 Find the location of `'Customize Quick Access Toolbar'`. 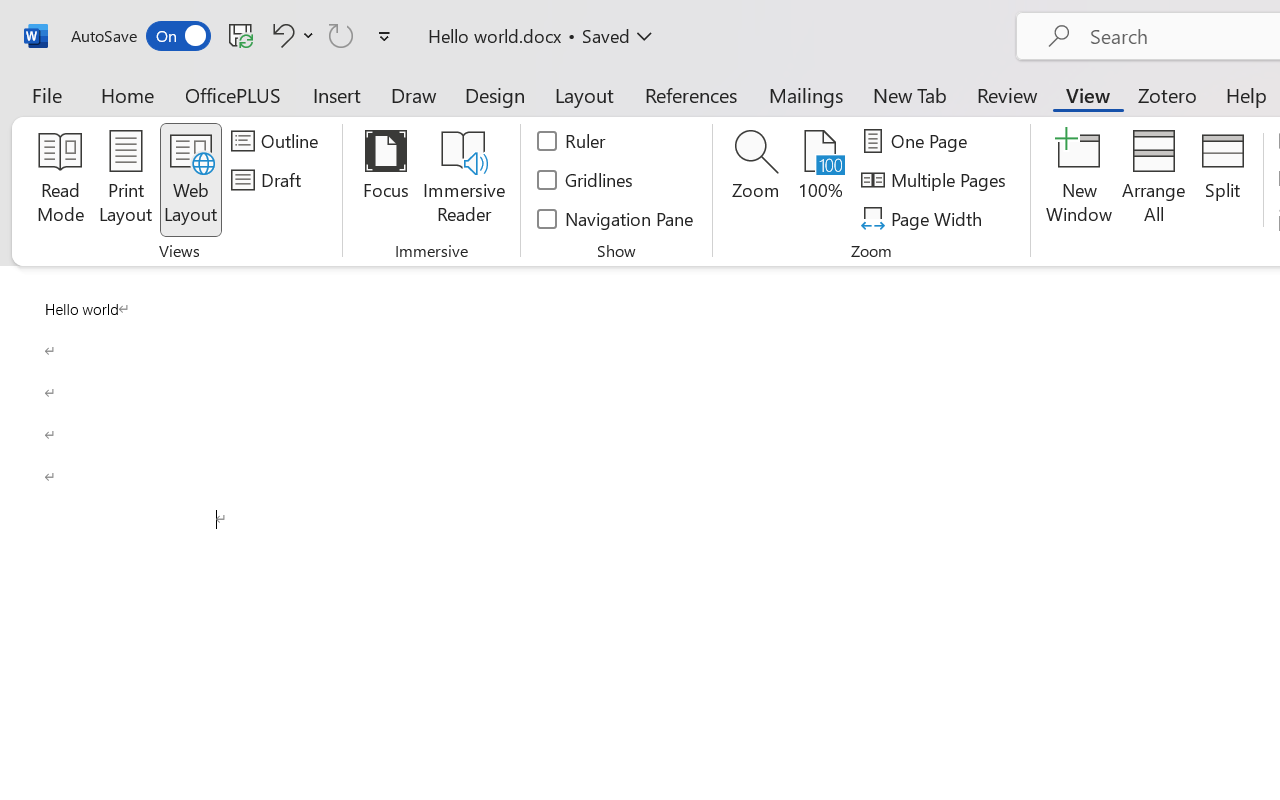

'Customize Quick Access Toolbar' is located at coordinates (384, 35).